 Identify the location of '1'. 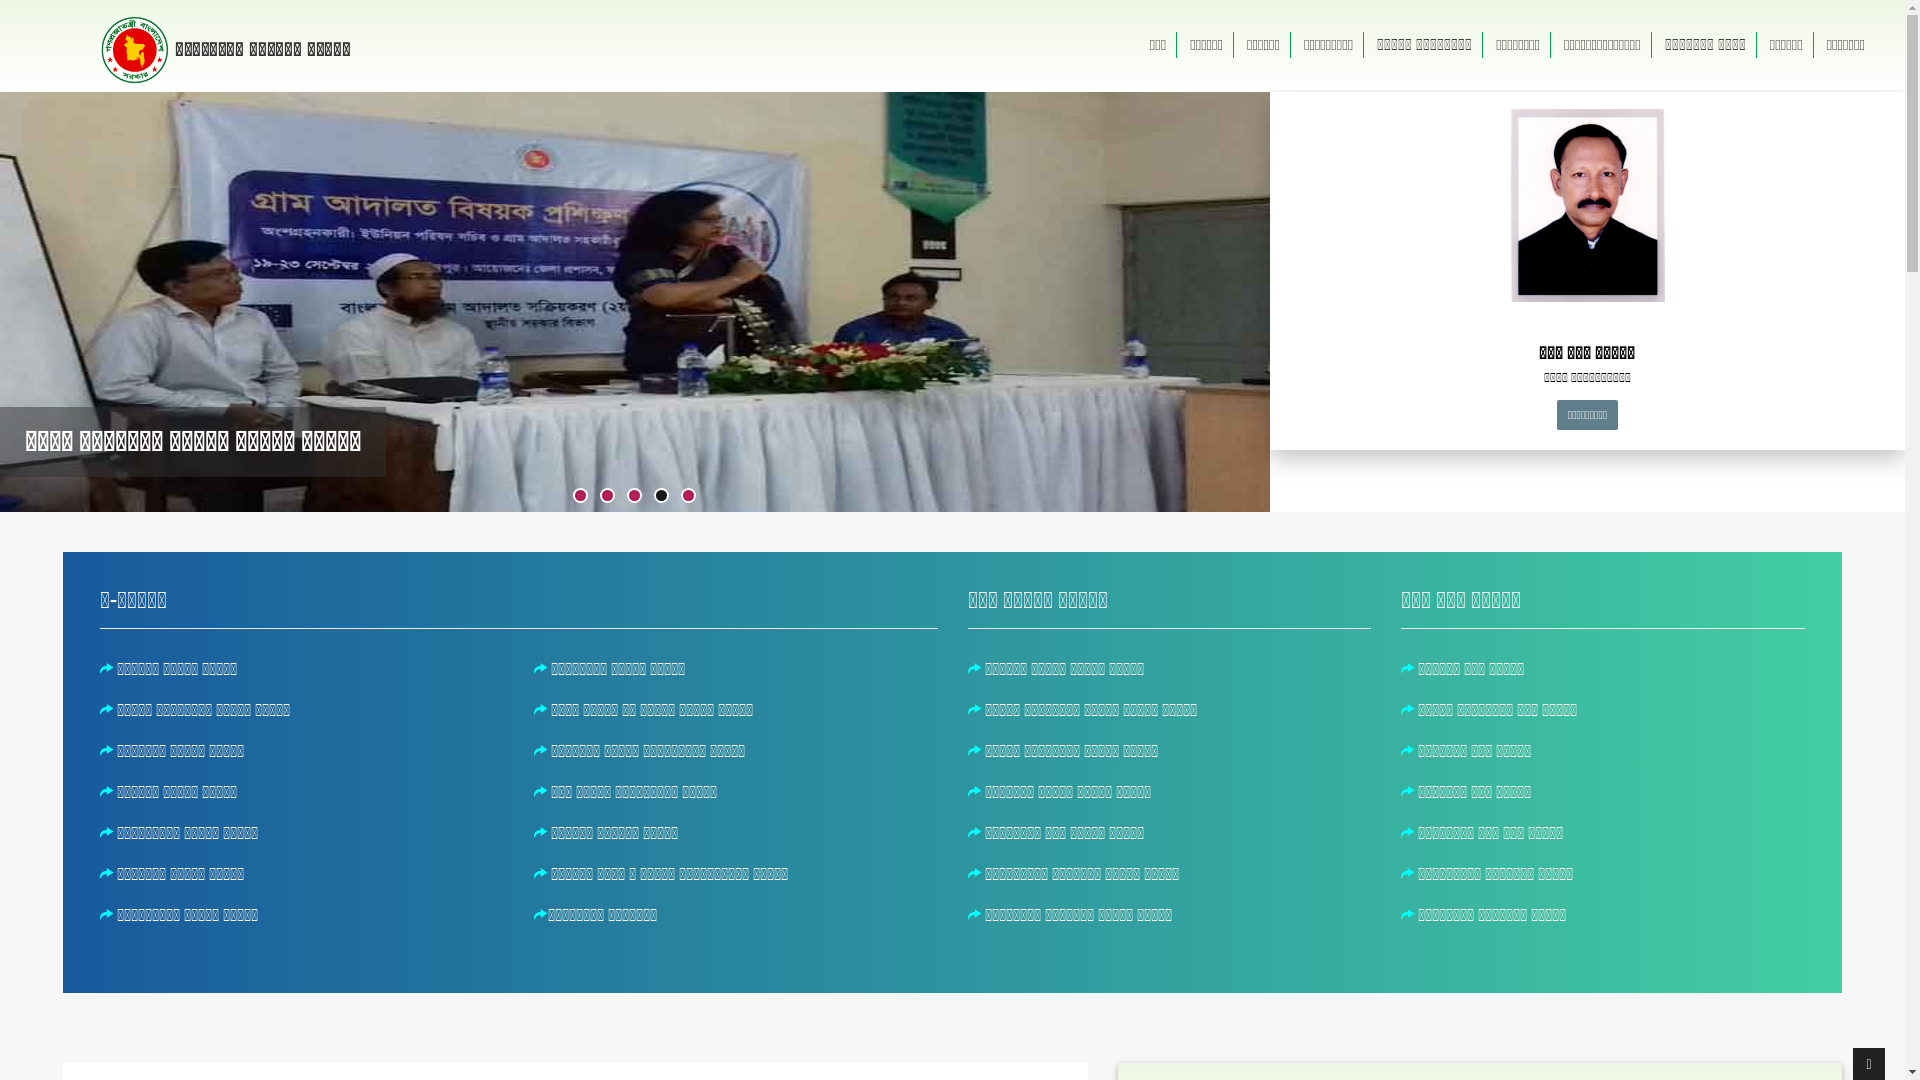
(579, 495).